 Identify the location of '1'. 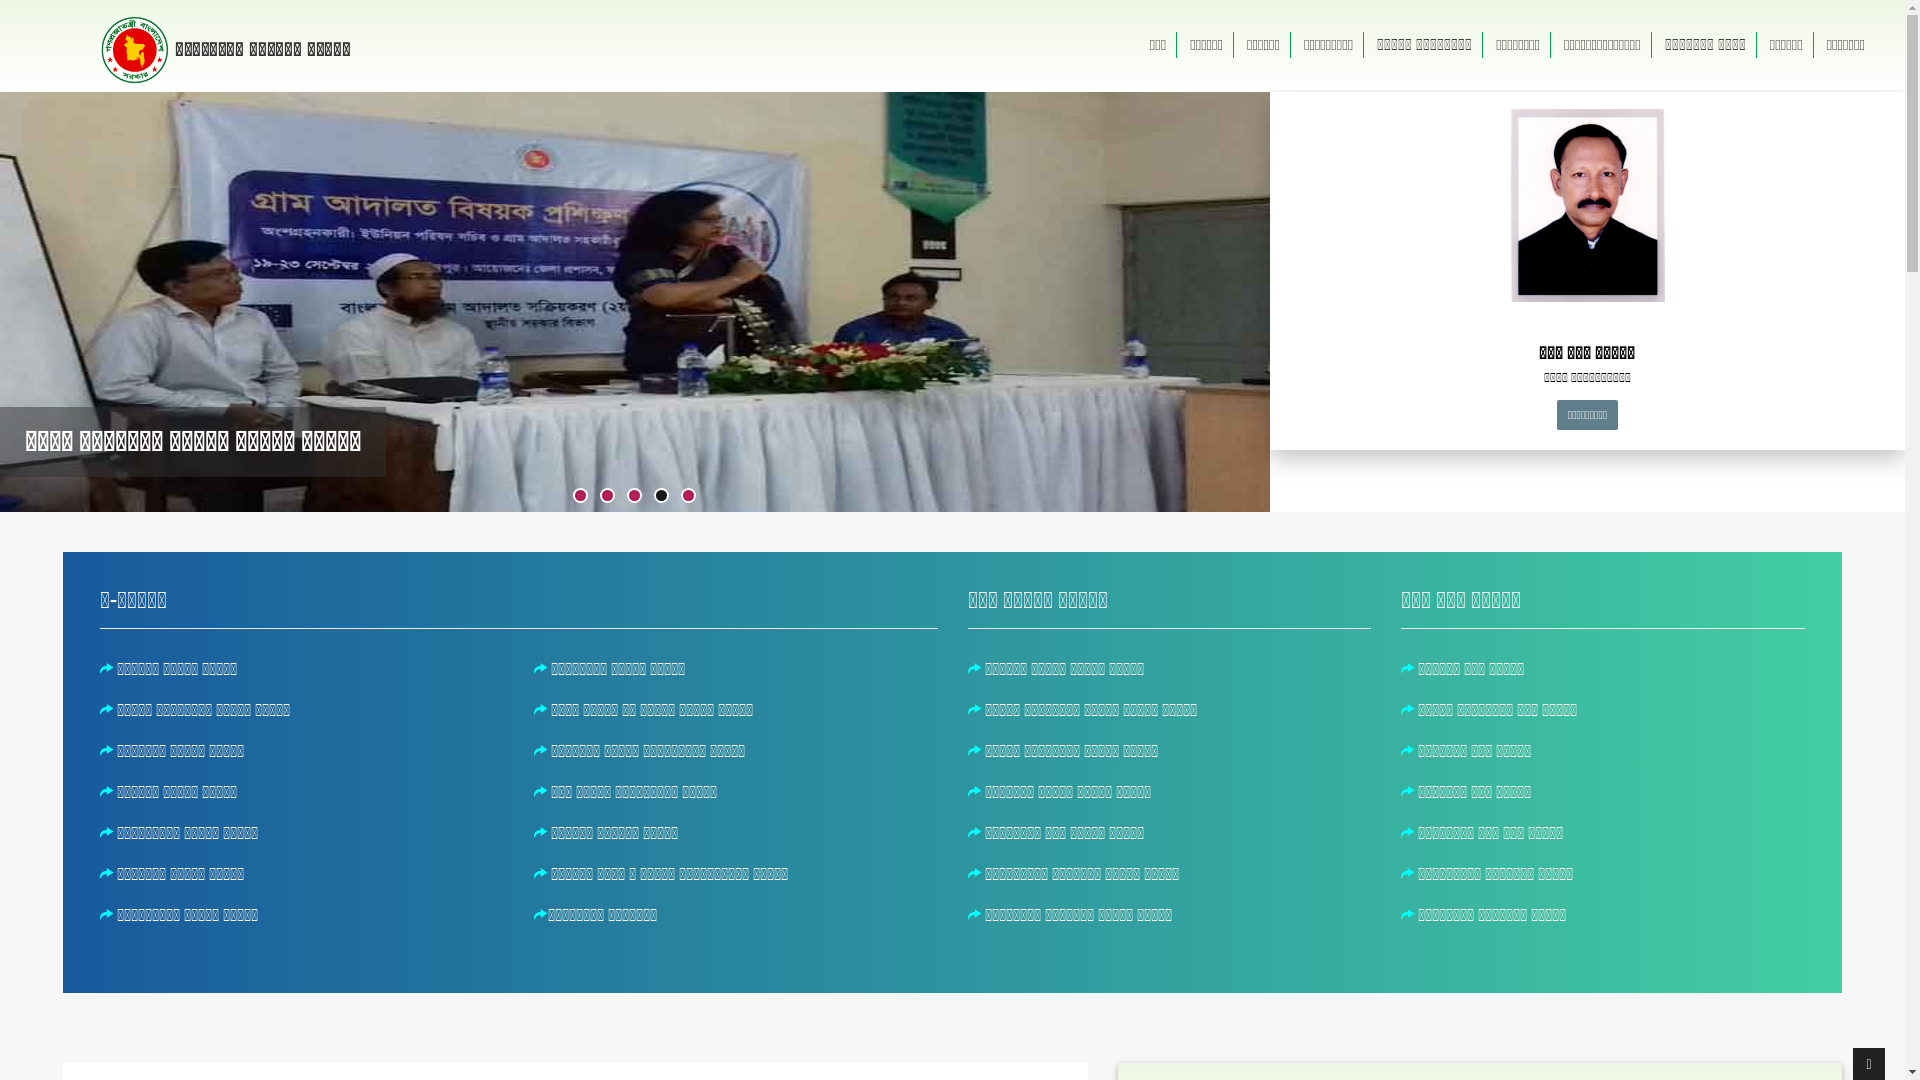
(579, 495).